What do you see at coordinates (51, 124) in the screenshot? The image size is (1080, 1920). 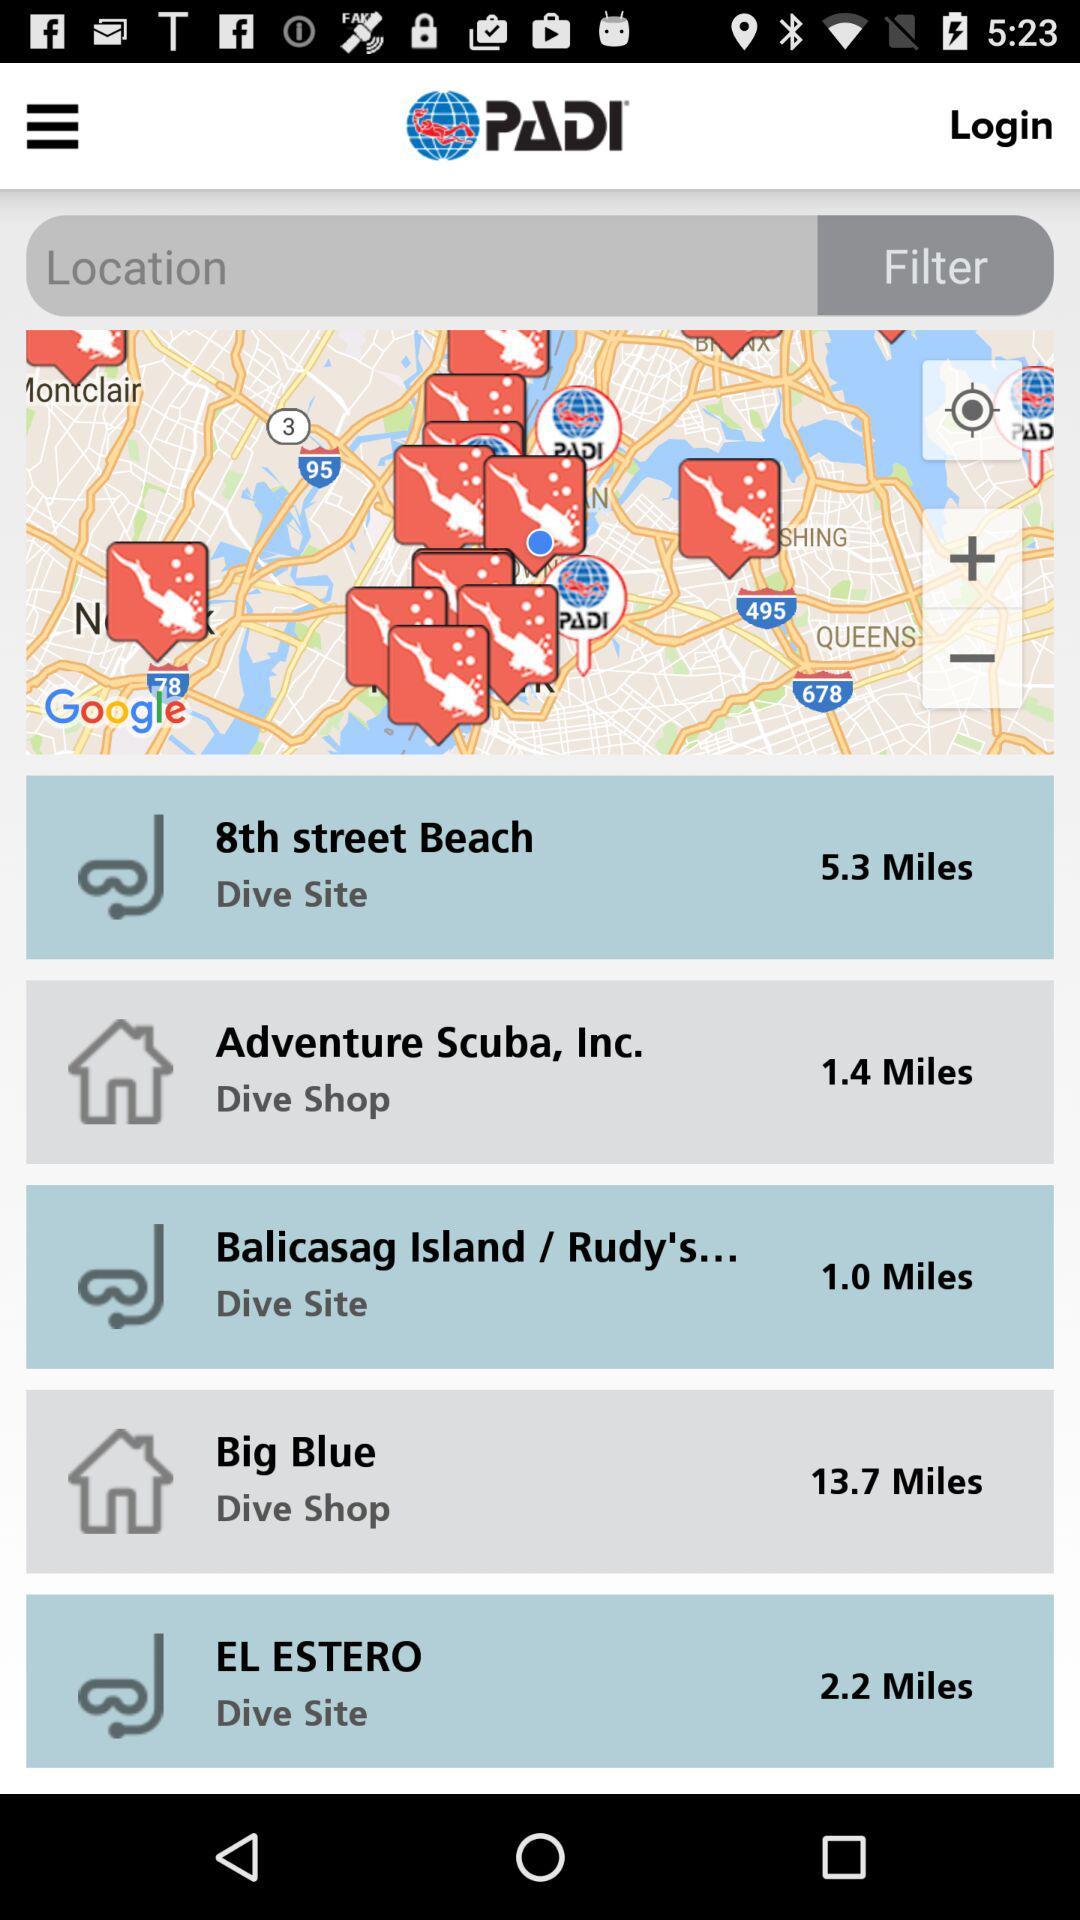 I see `menu` at bounding box center [51, 124].